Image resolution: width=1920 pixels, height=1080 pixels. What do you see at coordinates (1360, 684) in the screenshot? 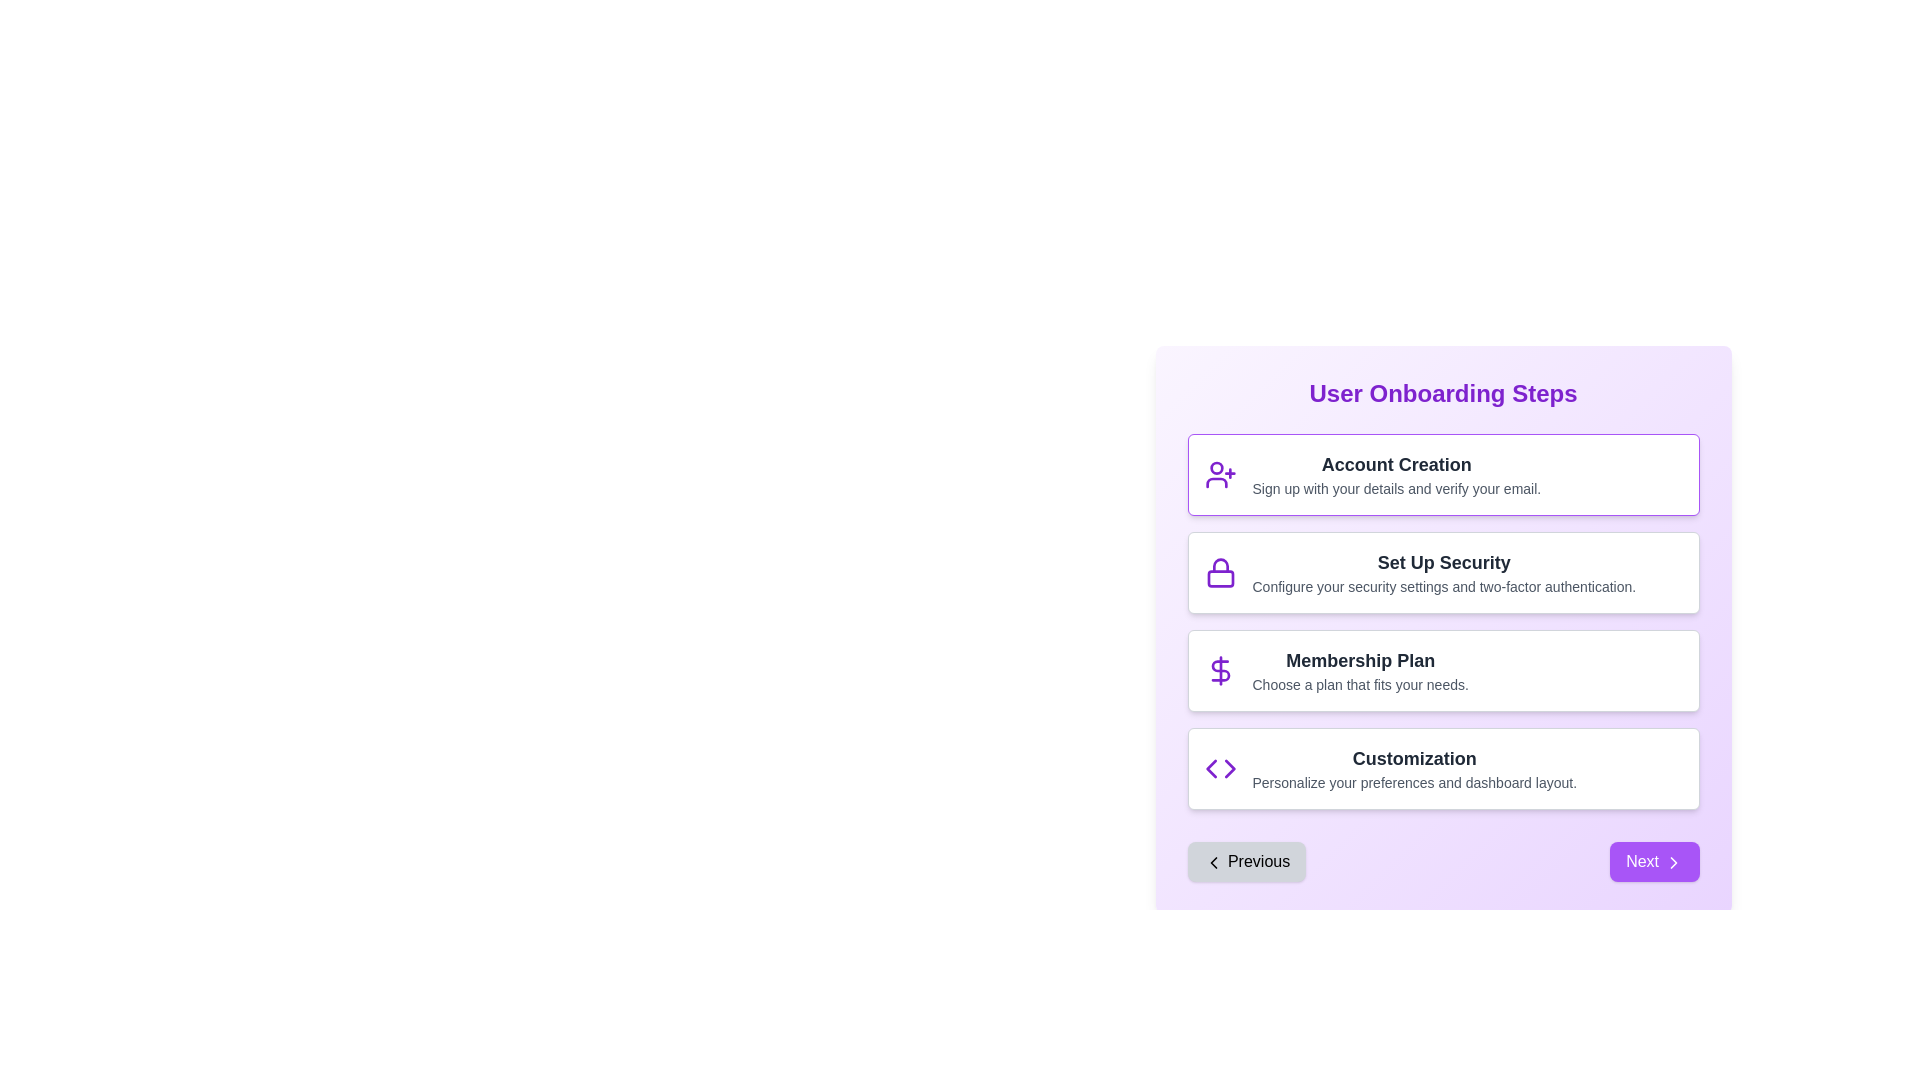
I see `the descriptive subtitle element providing additional information about the 'Membership Plan' phase, located below the 'Membership Plan' text in the third card of the onboarding process` at bounding box center [1360, 684].